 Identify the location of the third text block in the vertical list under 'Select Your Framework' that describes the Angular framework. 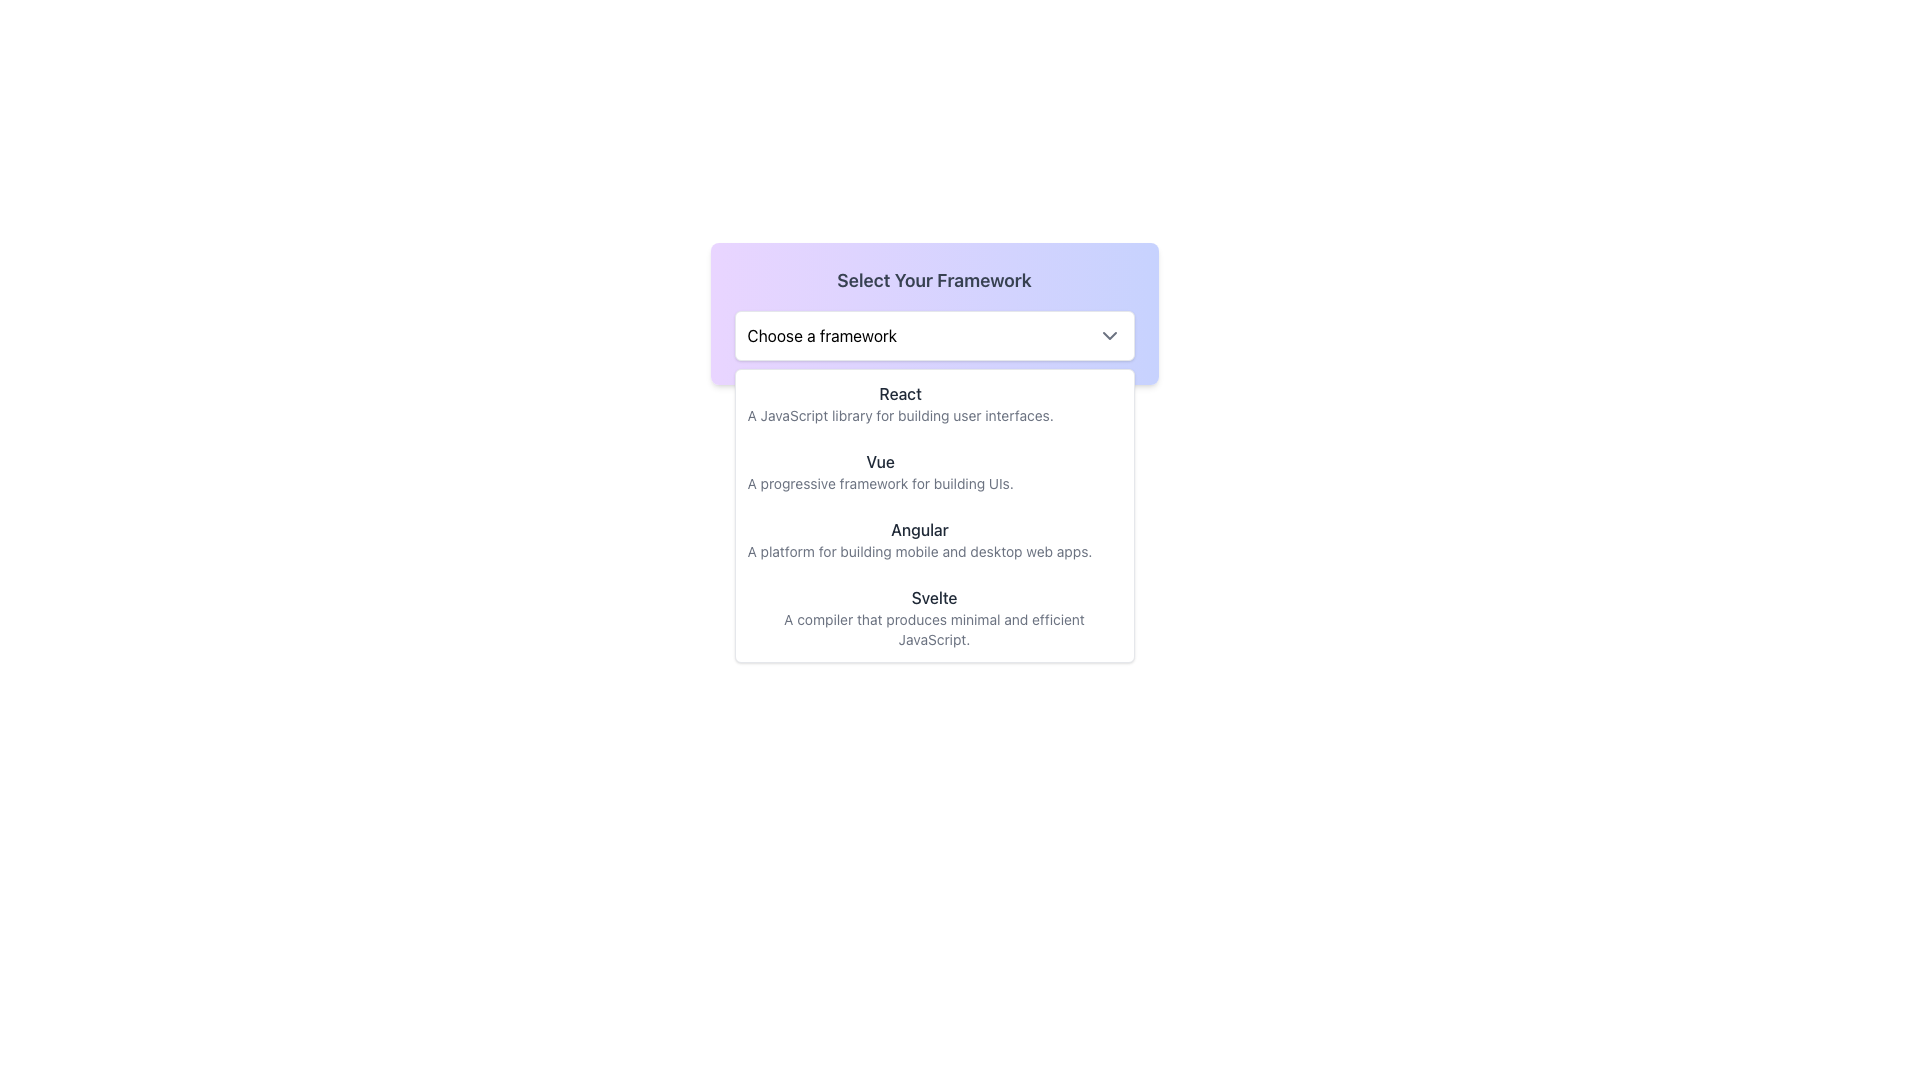
(918, 540).